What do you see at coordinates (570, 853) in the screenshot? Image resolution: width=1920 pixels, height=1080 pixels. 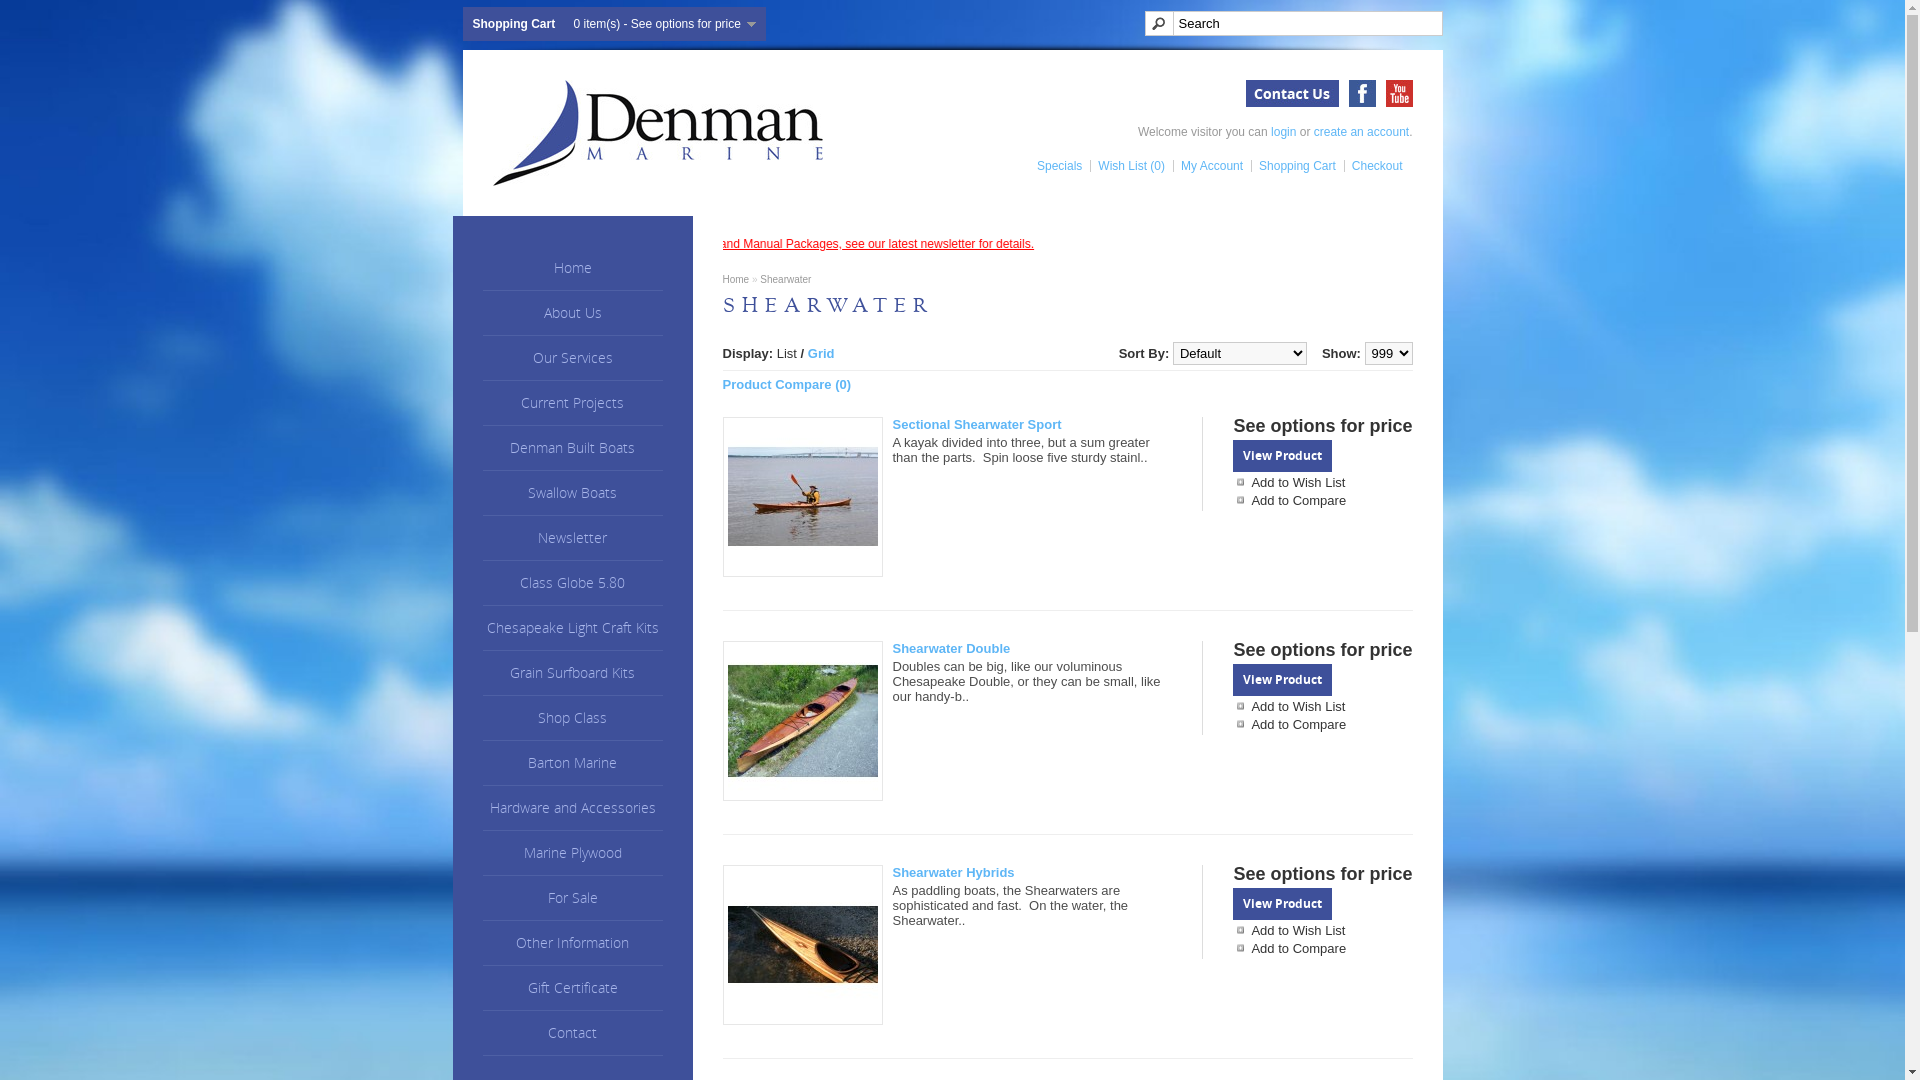 I see `'Marine Plywood'` at bounding box center [570, 853].